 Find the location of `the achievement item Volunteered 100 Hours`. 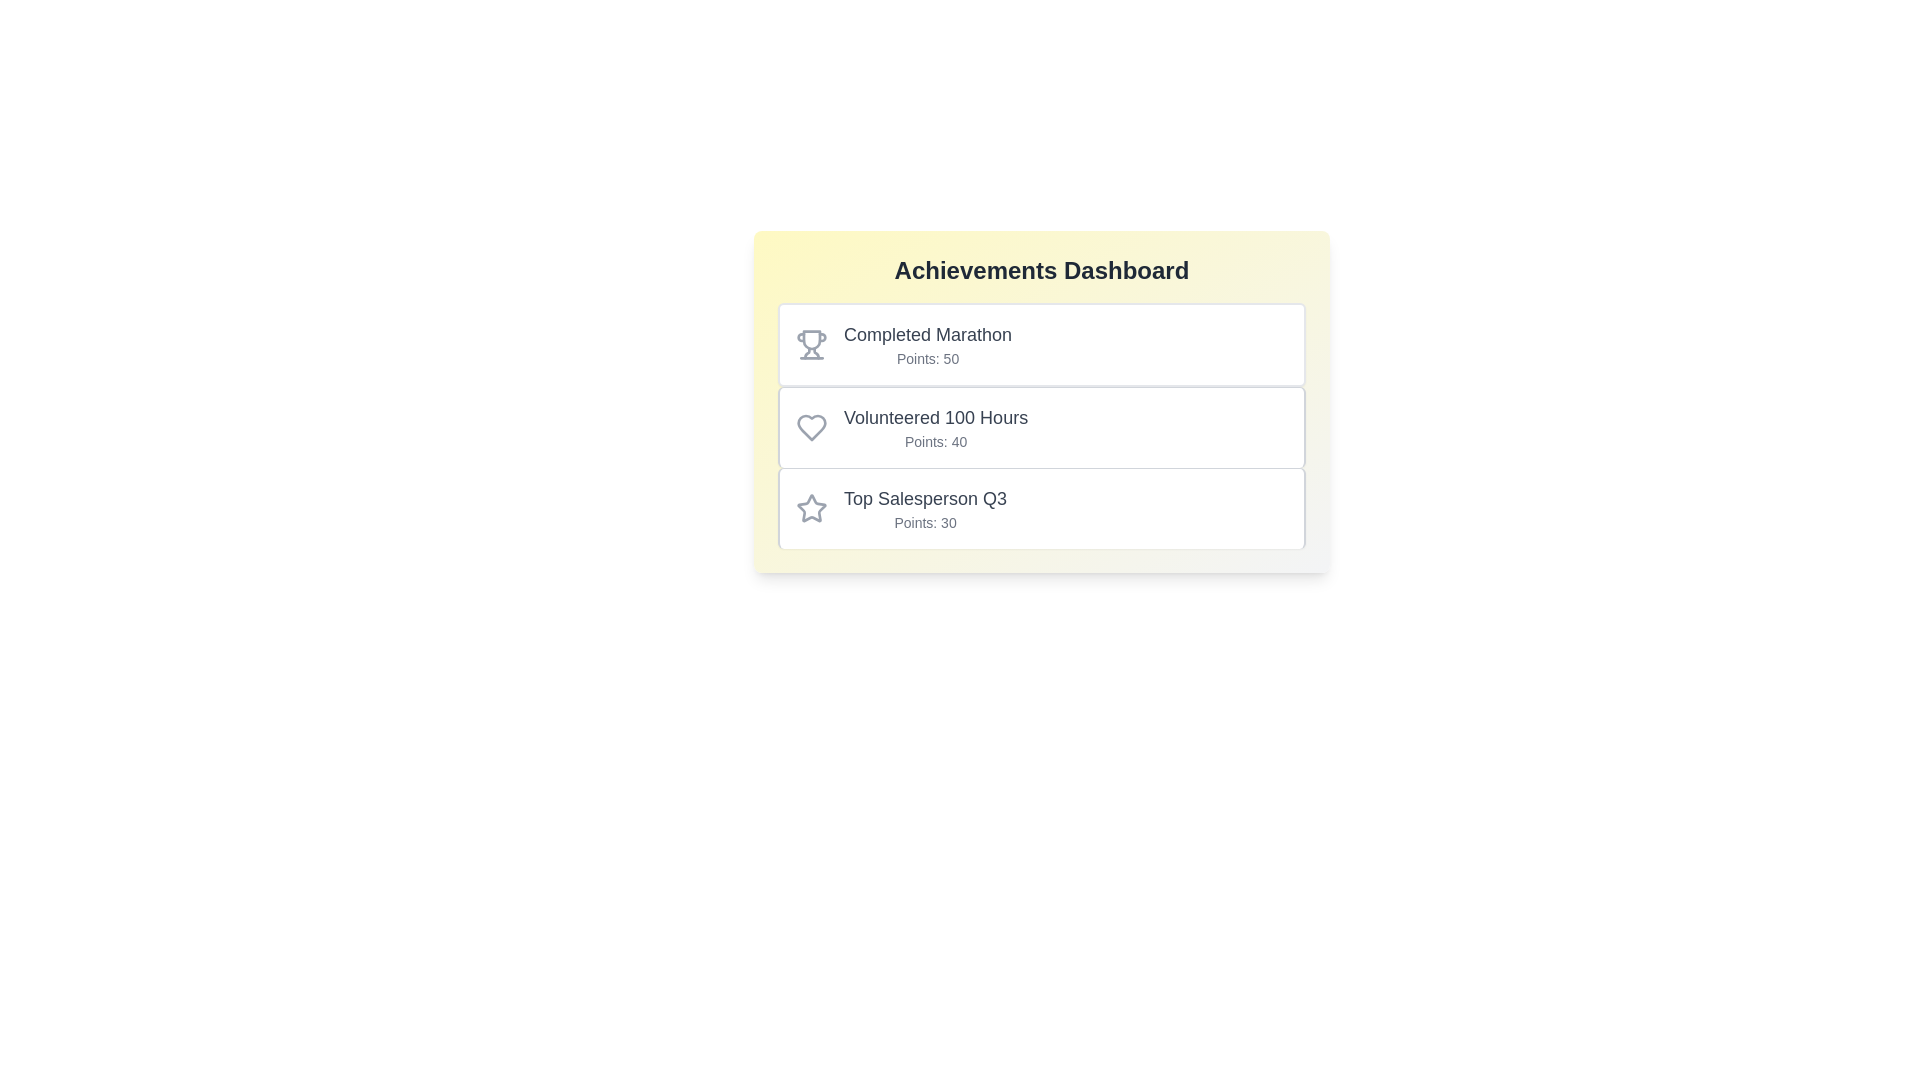

the achievement item Volunteered 100 Hours is located at coordinates (1040, 426).